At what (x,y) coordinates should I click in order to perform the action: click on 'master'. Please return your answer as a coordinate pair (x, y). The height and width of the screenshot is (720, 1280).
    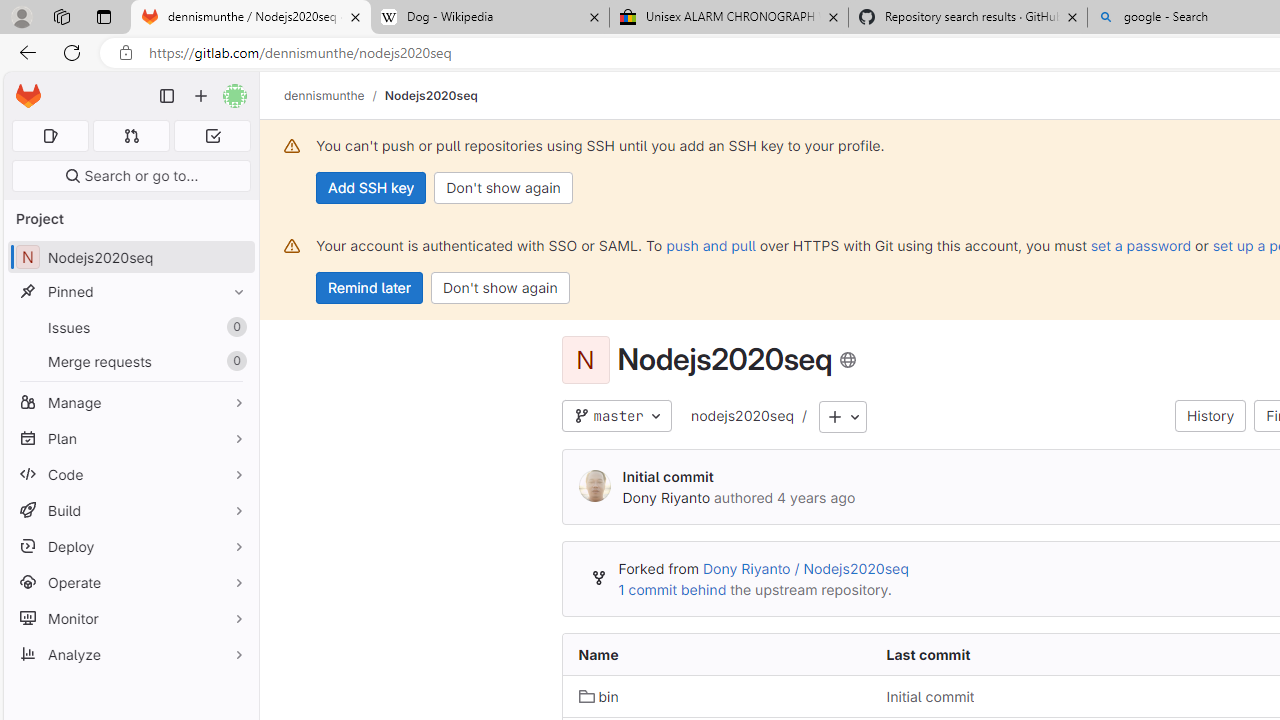
    Looking at the image, I should click on (615, 415).